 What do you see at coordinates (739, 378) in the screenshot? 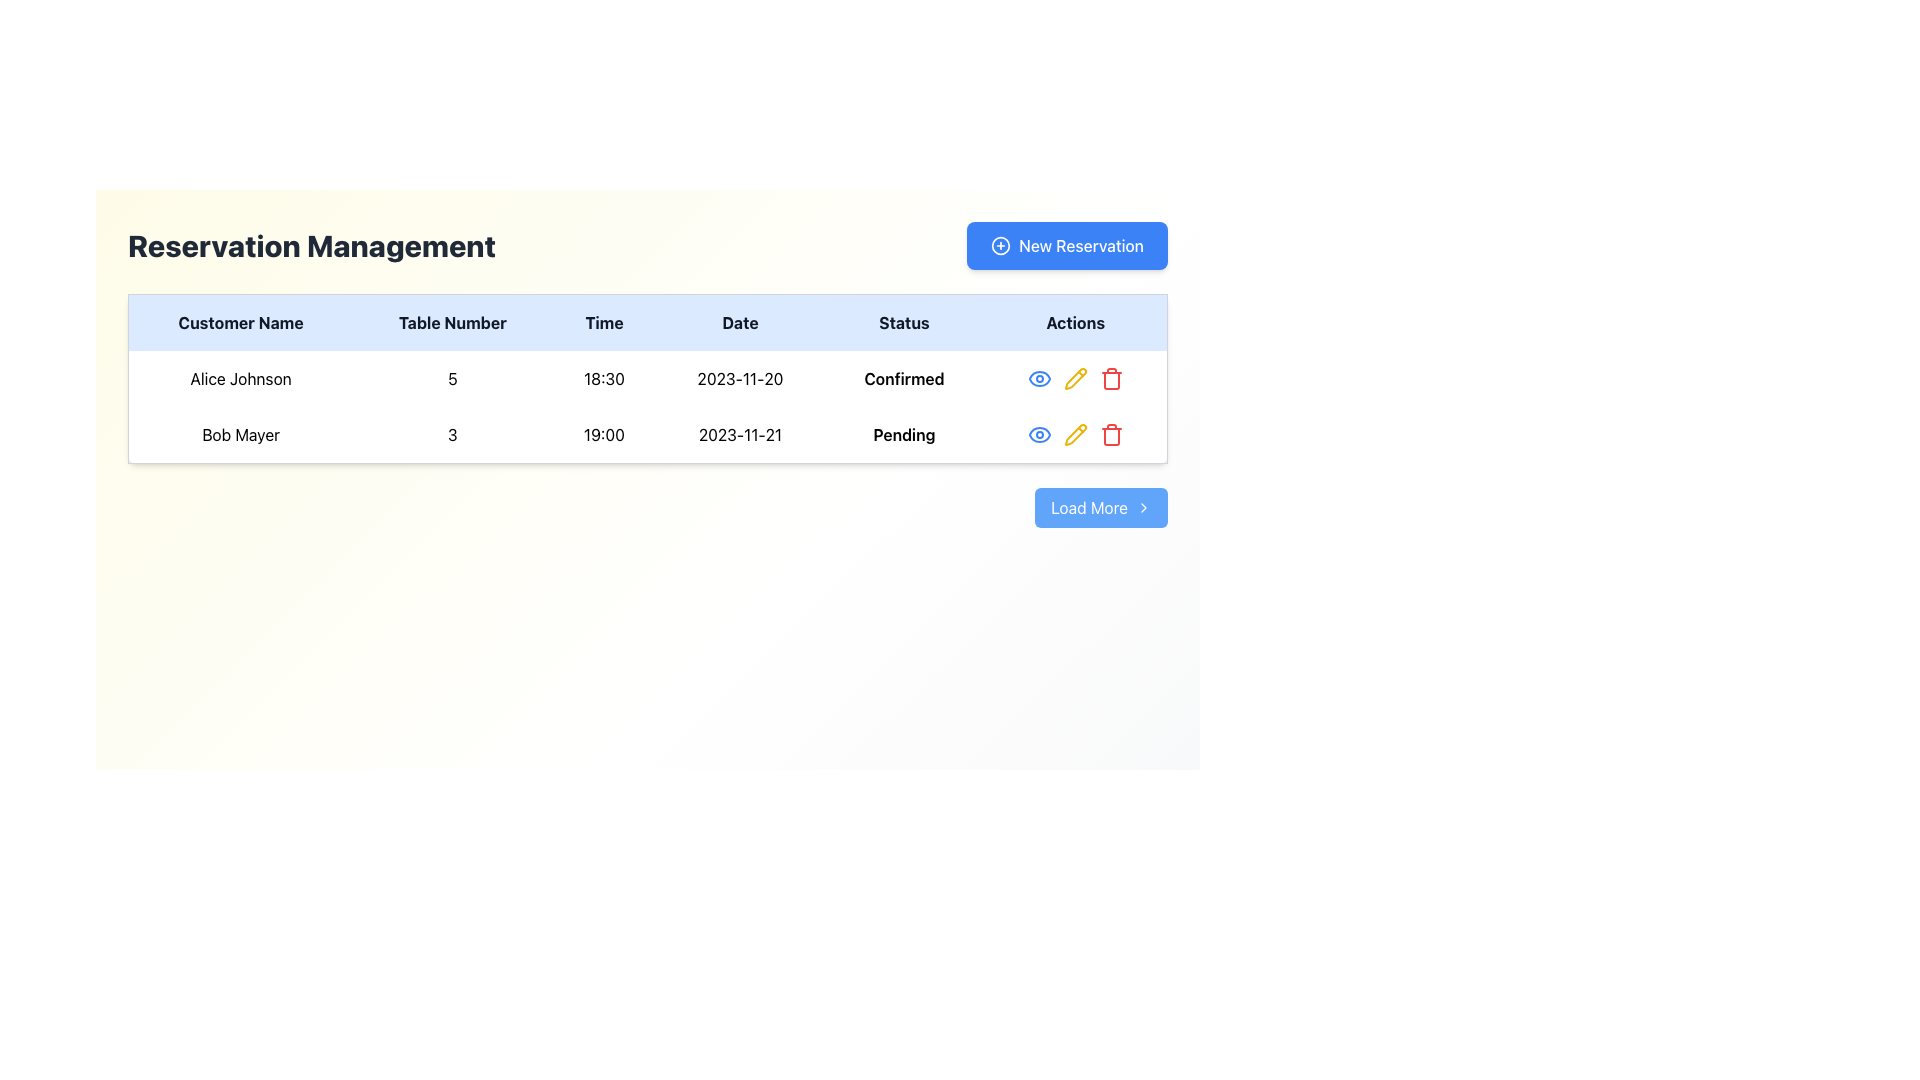
I see `the text label displaying the reservation date '2023-11-20' for the customer 'Alice Johnson' in the 'Date' column of the table` at bounding box center [739, 378].